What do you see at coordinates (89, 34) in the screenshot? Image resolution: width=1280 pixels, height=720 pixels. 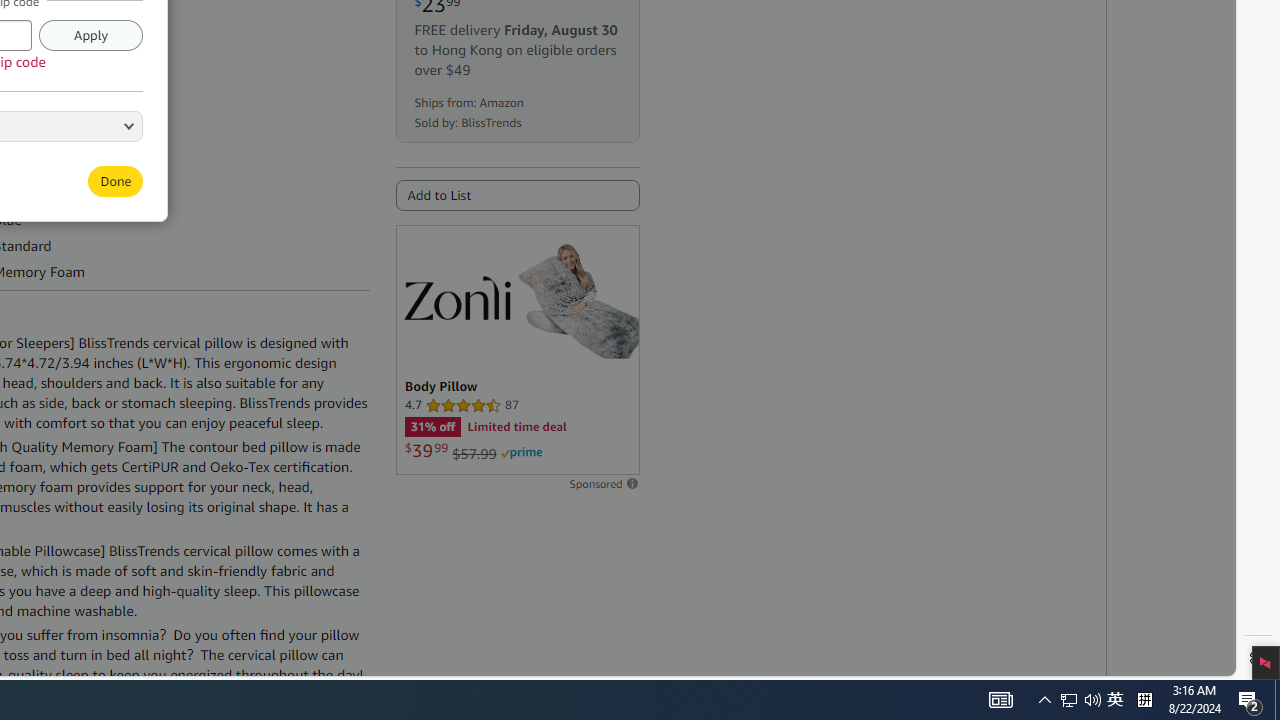 I see `'Apply'` at bounding box center [89, 34].